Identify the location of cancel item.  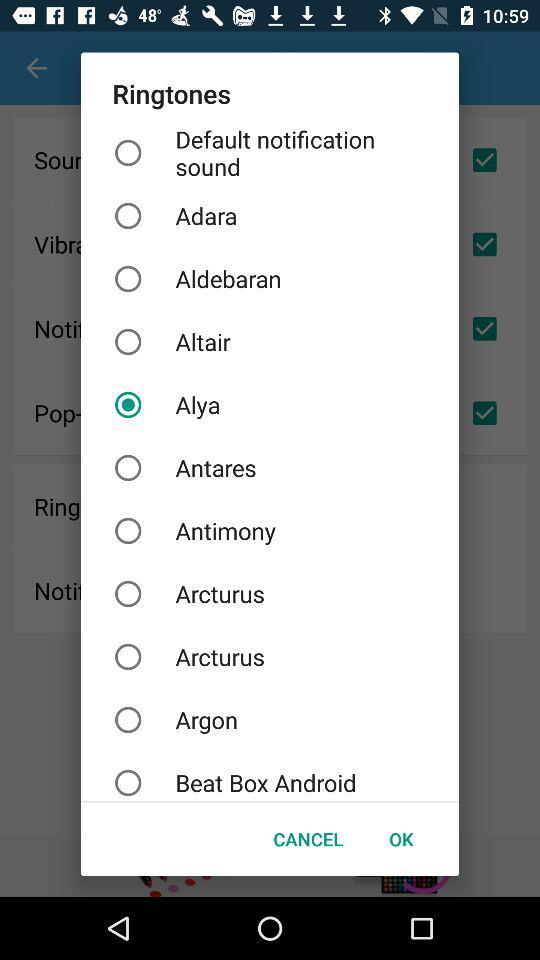
(308, 839).